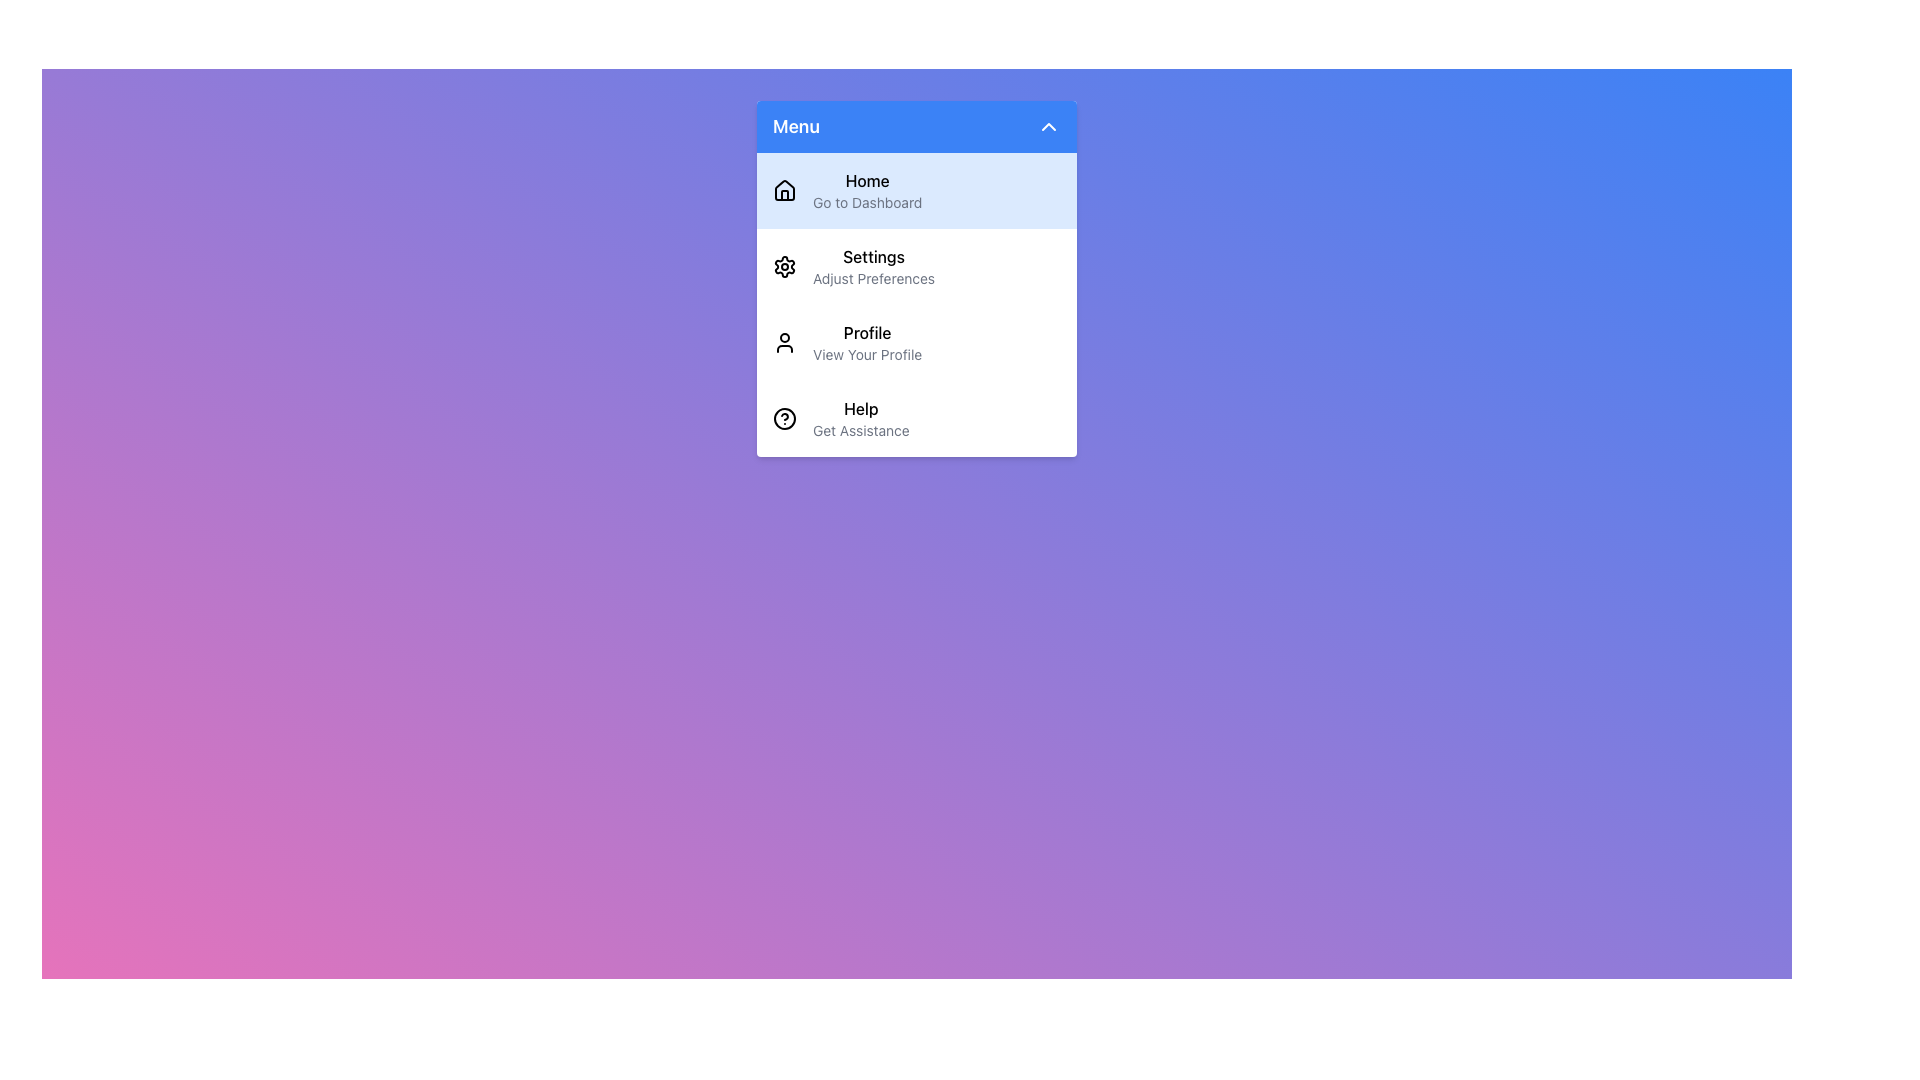 This screenshot has width=1920, height=1080. I want to click on the 'Help' label in the dropdown menu, so click(861, 407).